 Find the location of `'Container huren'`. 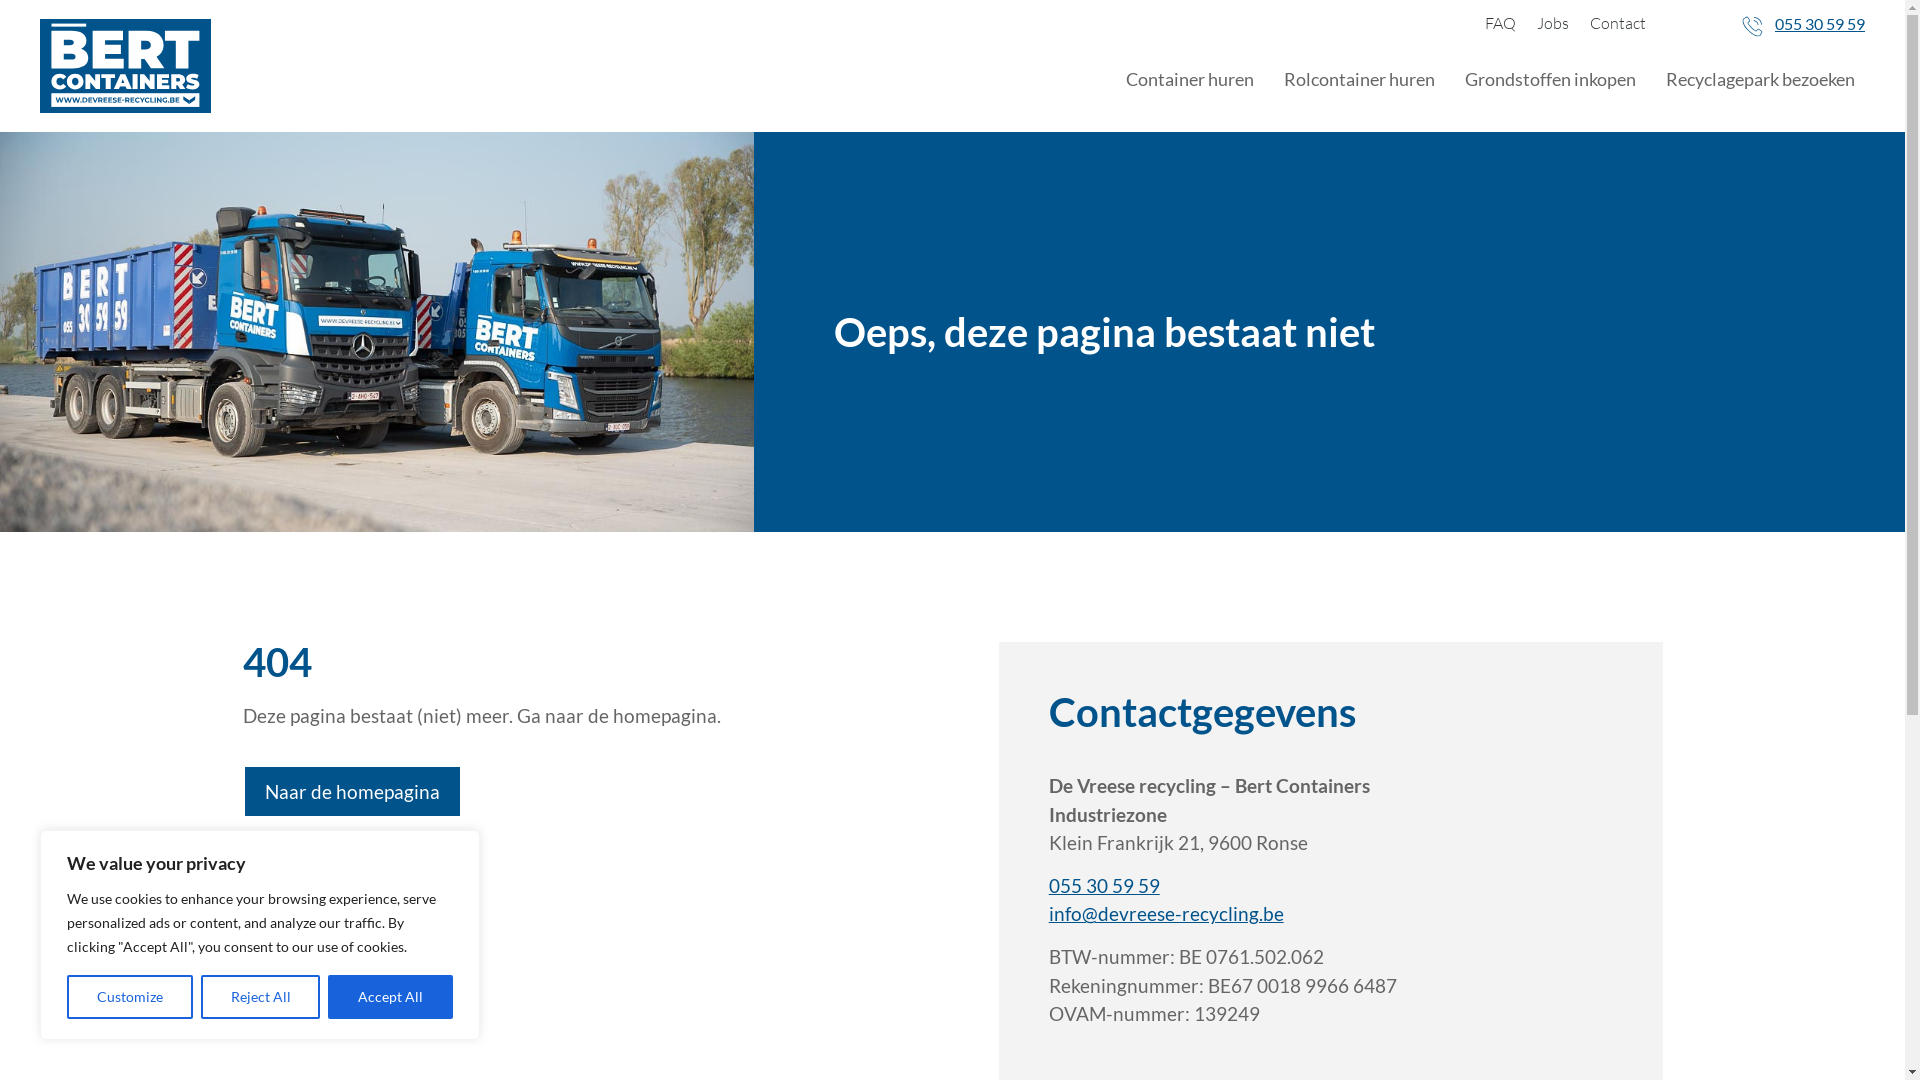

'Container huren' is located at coordinates (1190, 77).